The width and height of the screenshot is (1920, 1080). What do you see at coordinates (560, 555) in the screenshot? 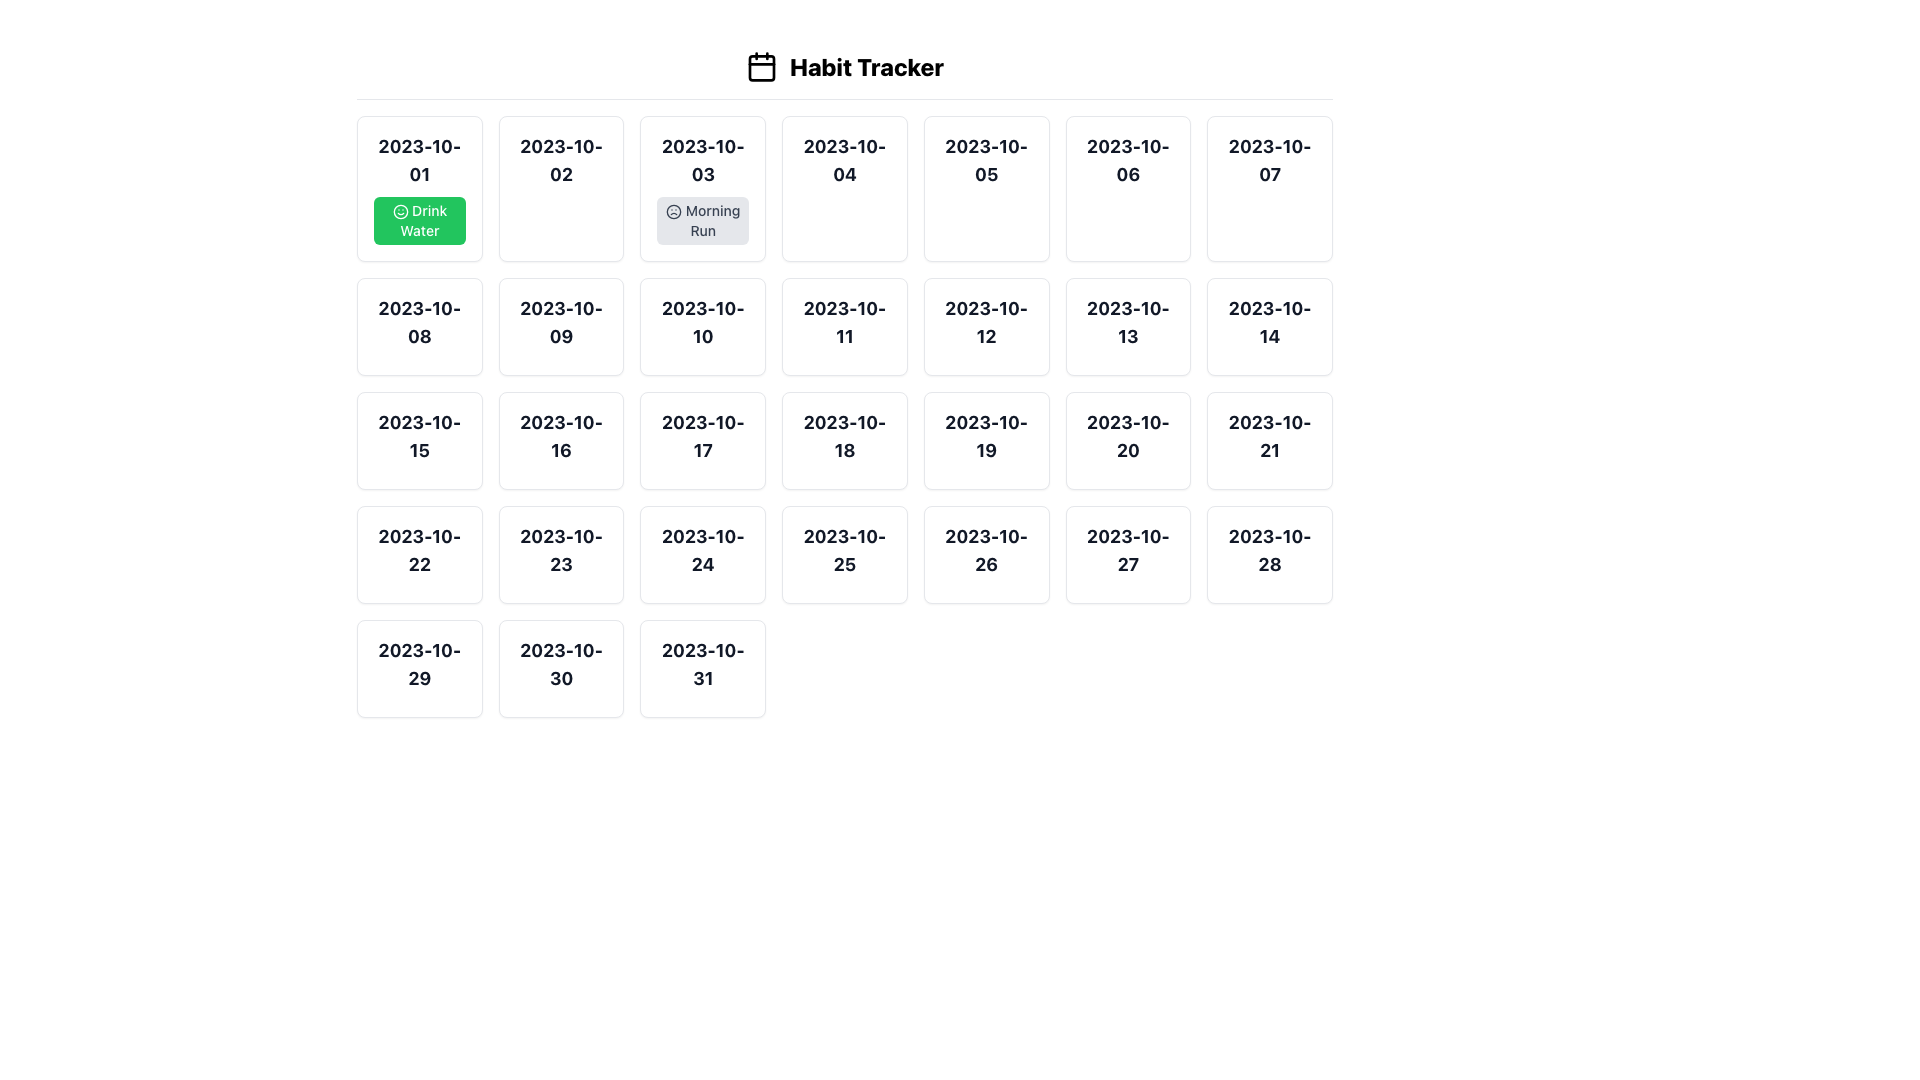
I see `the Clickable date card displaying '2023-10-23'` at bounding box center [560, 555].